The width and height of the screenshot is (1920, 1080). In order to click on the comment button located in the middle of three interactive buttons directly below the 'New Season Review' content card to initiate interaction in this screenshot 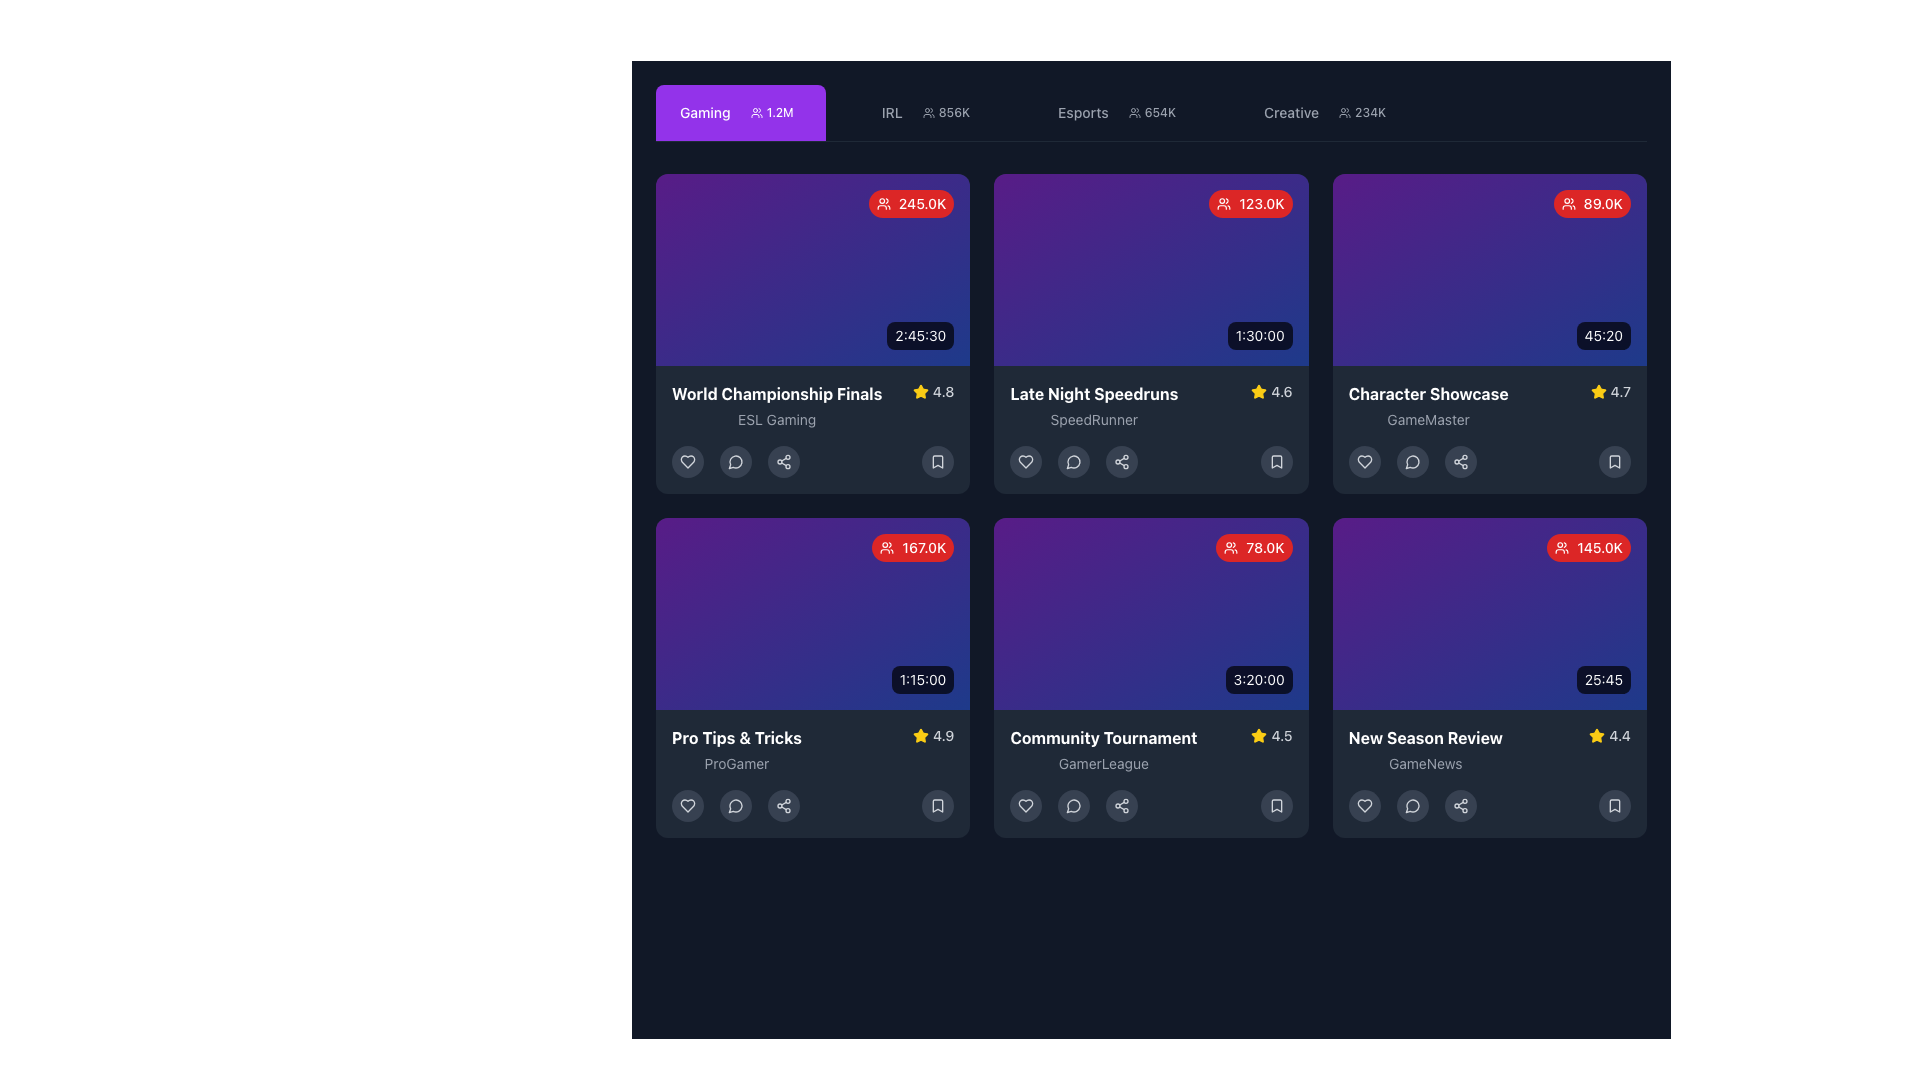, I will do `click(1411, 805)`.